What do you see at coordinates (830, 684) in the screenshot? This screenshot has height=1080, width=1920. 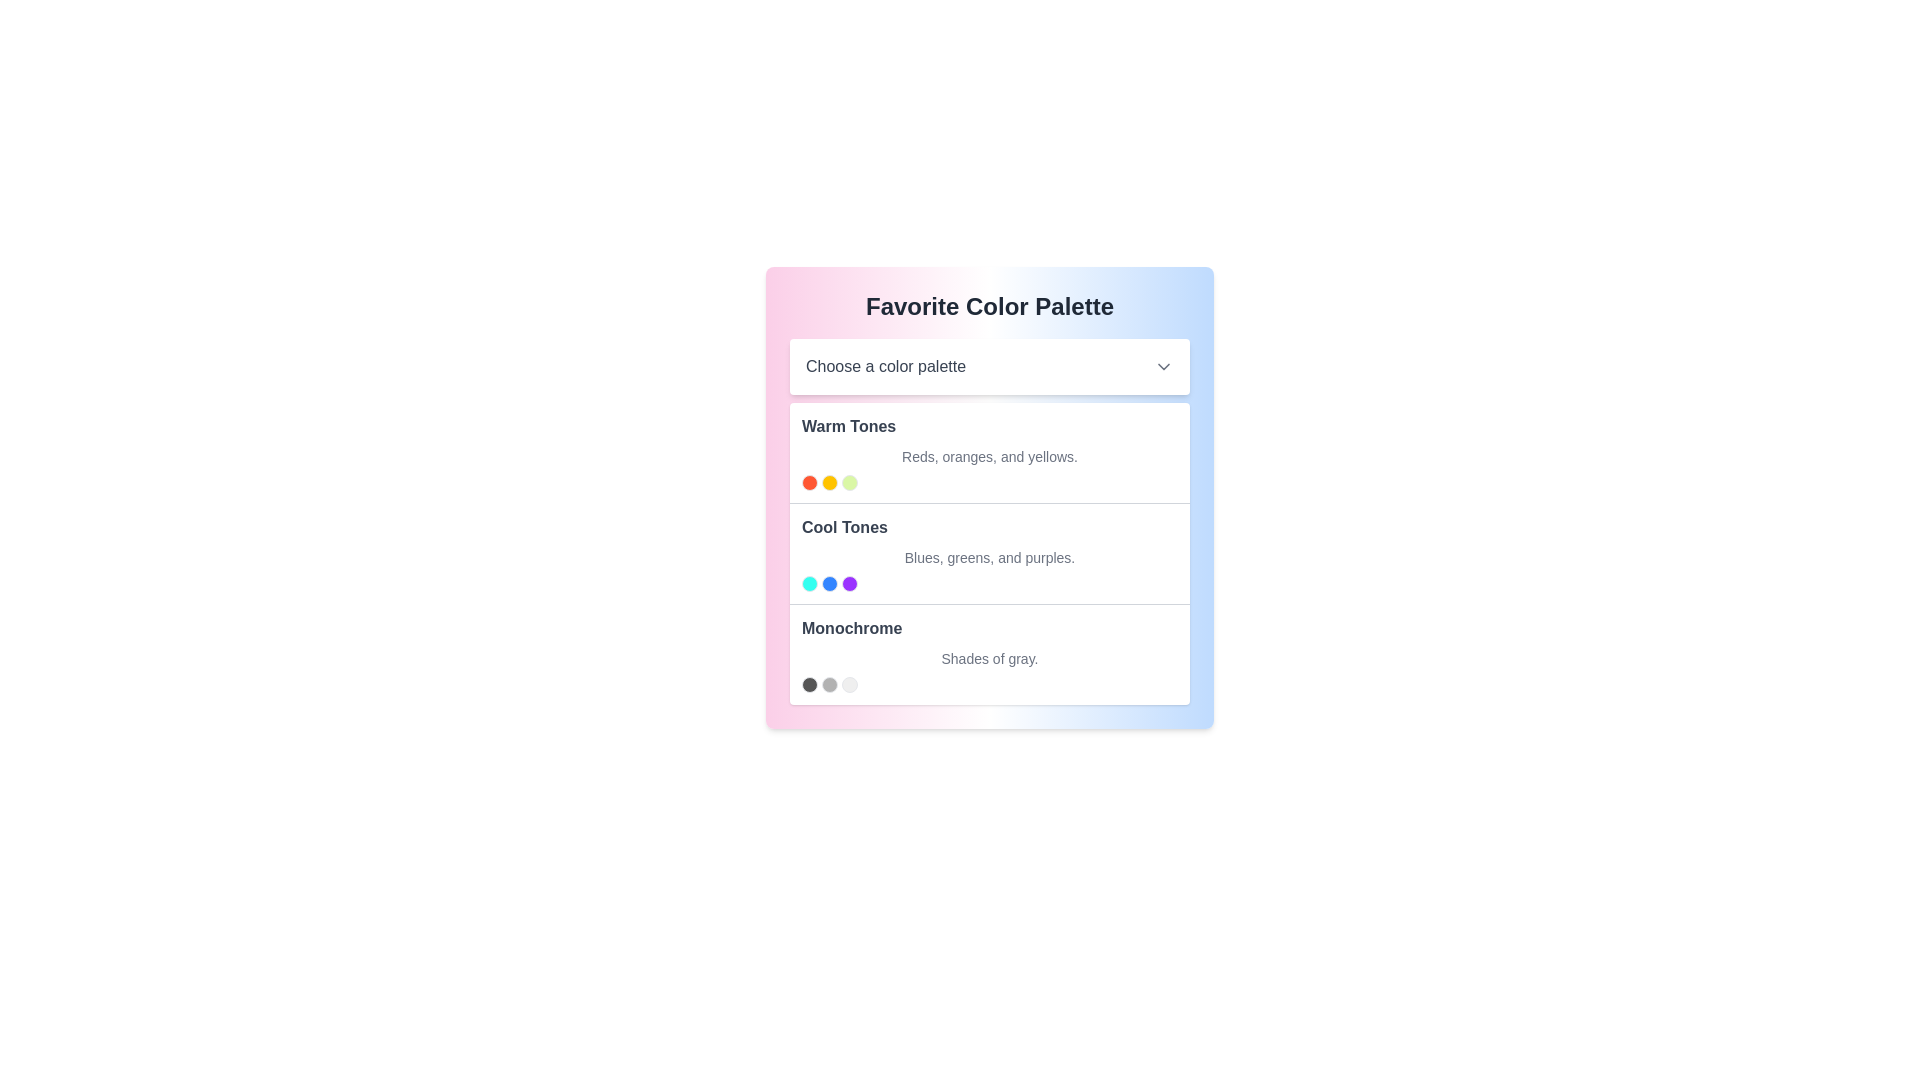 I see `the second circular selectable color option in the Monochrome section` at bounding box center [830, 684].